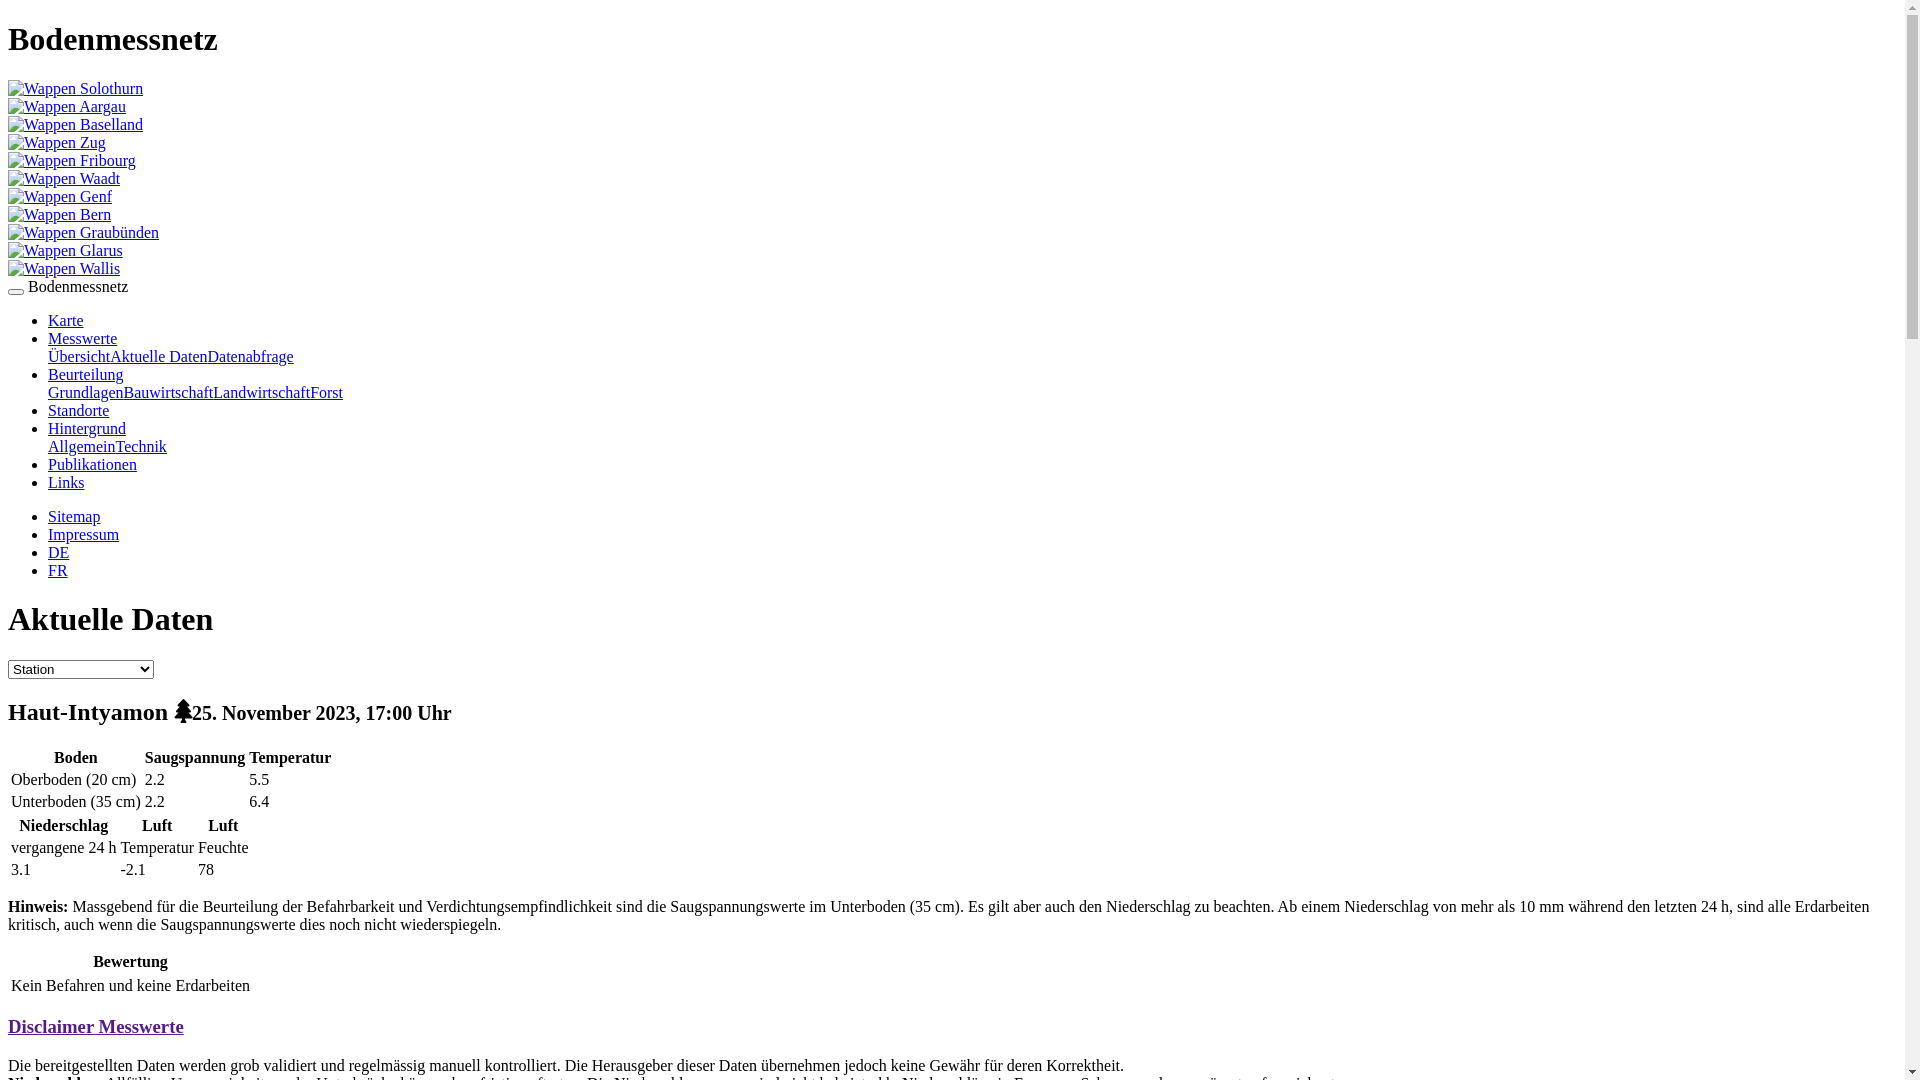  Describe the element at coordinates (57, 141) in the screenshot. I see `'Kanton Zug'` at that location.